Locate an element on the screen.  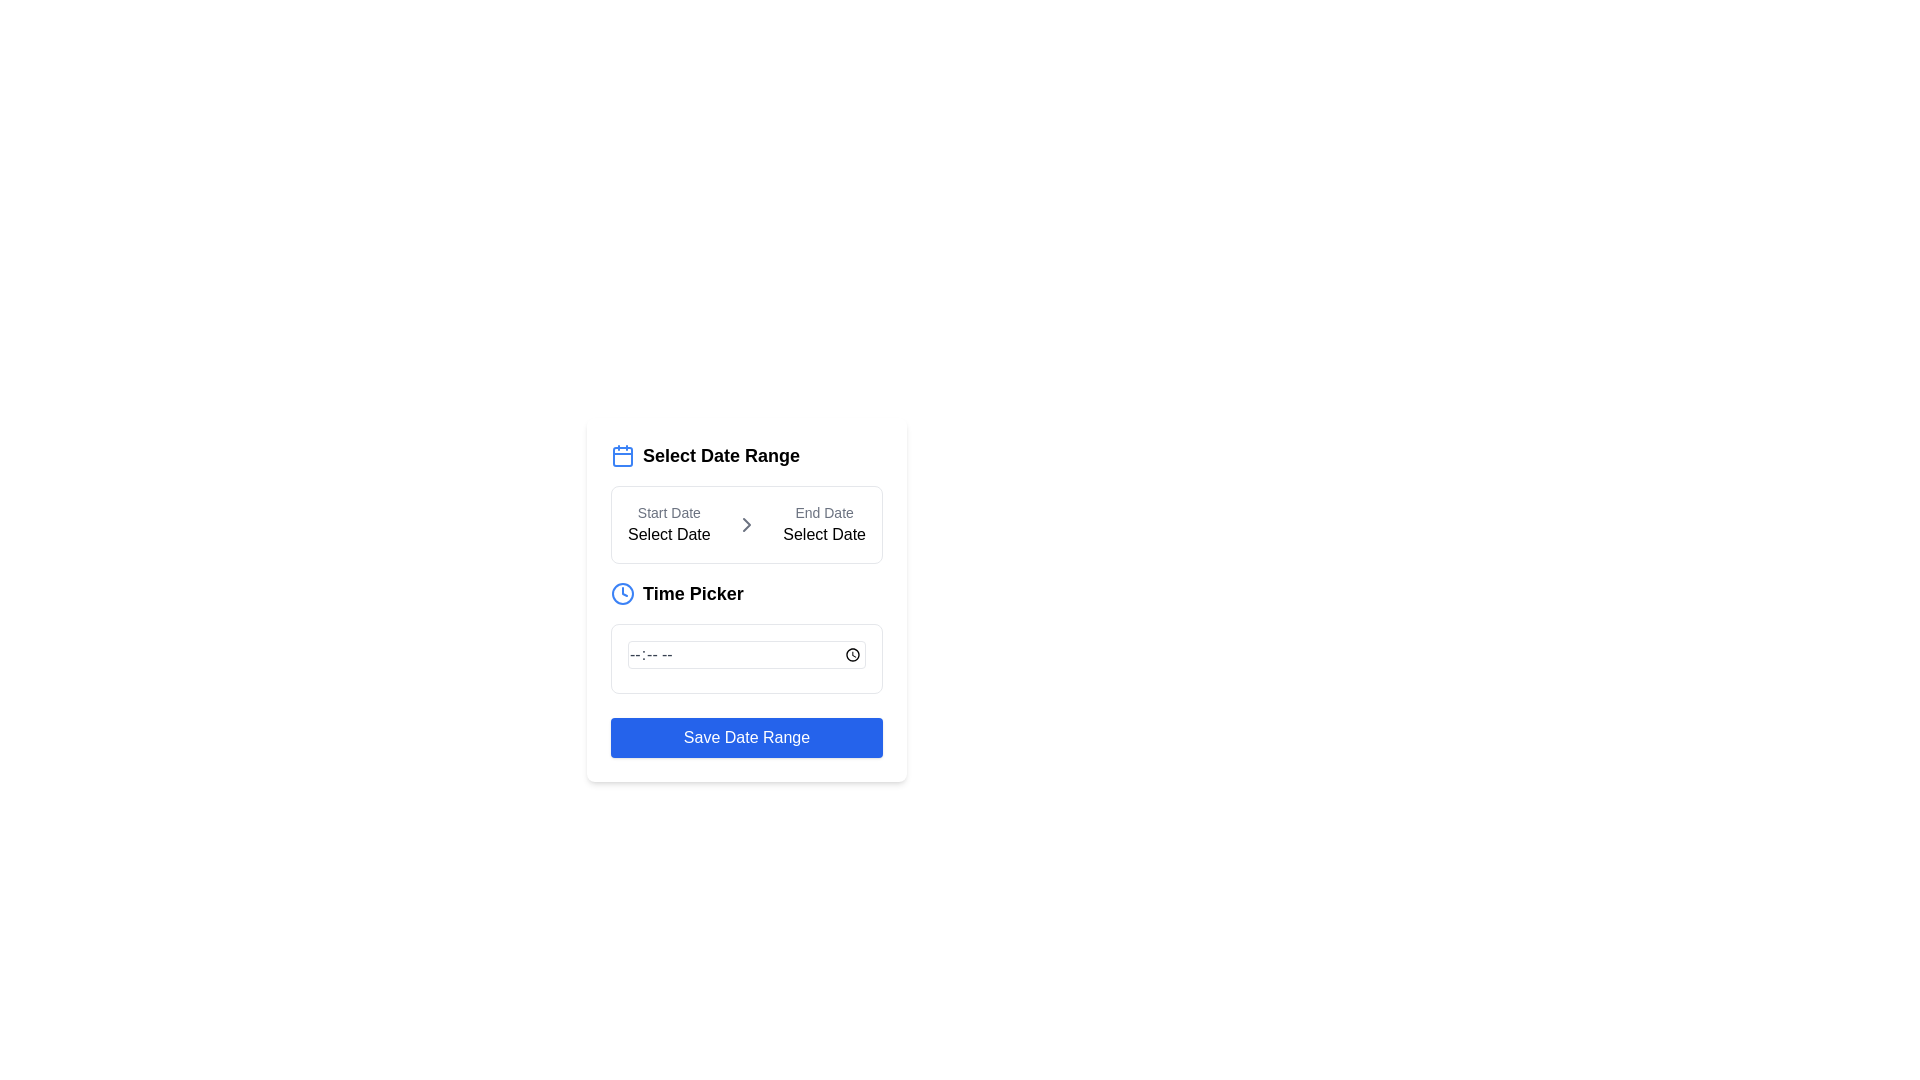
the SVG circle graphic that is part of the clock icon representing the 'Time Picker' feature, located before the 'Time Picker' label is located at coordinates (622, 593).